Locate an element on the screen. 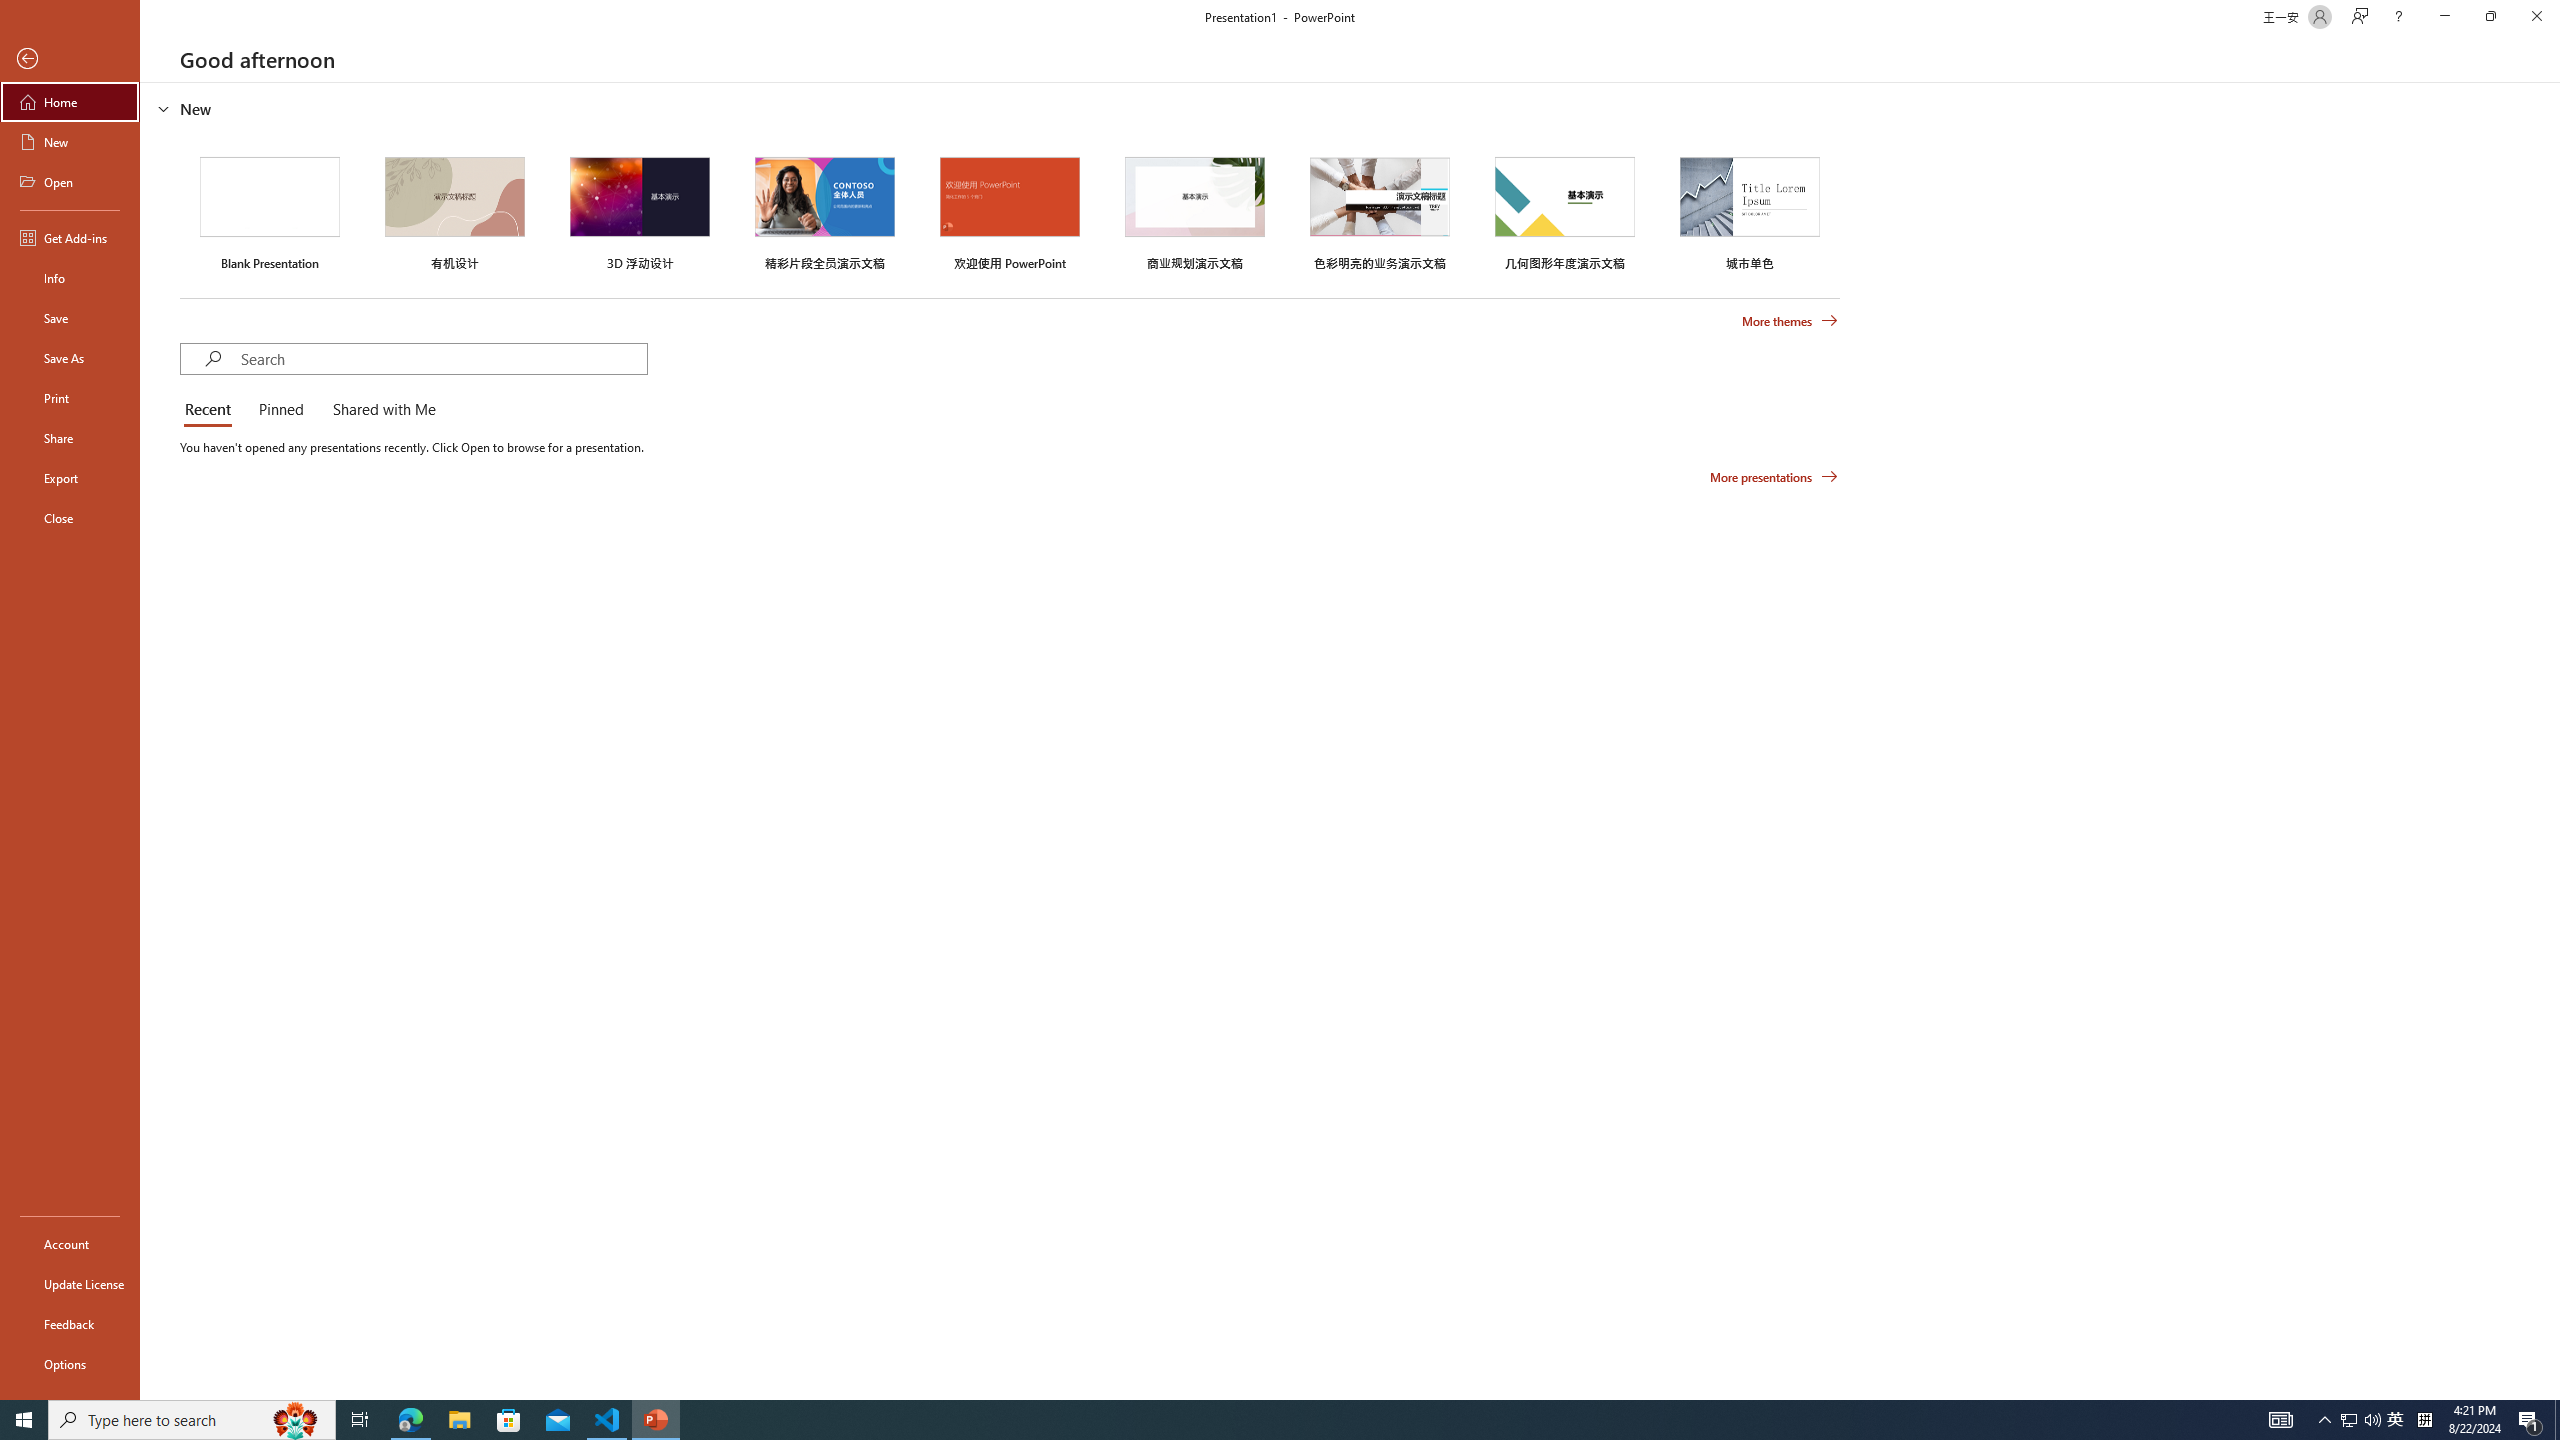 This screenshot has height=1440, width=2560. 'More presentations' is located at coordinates (1773, 475).